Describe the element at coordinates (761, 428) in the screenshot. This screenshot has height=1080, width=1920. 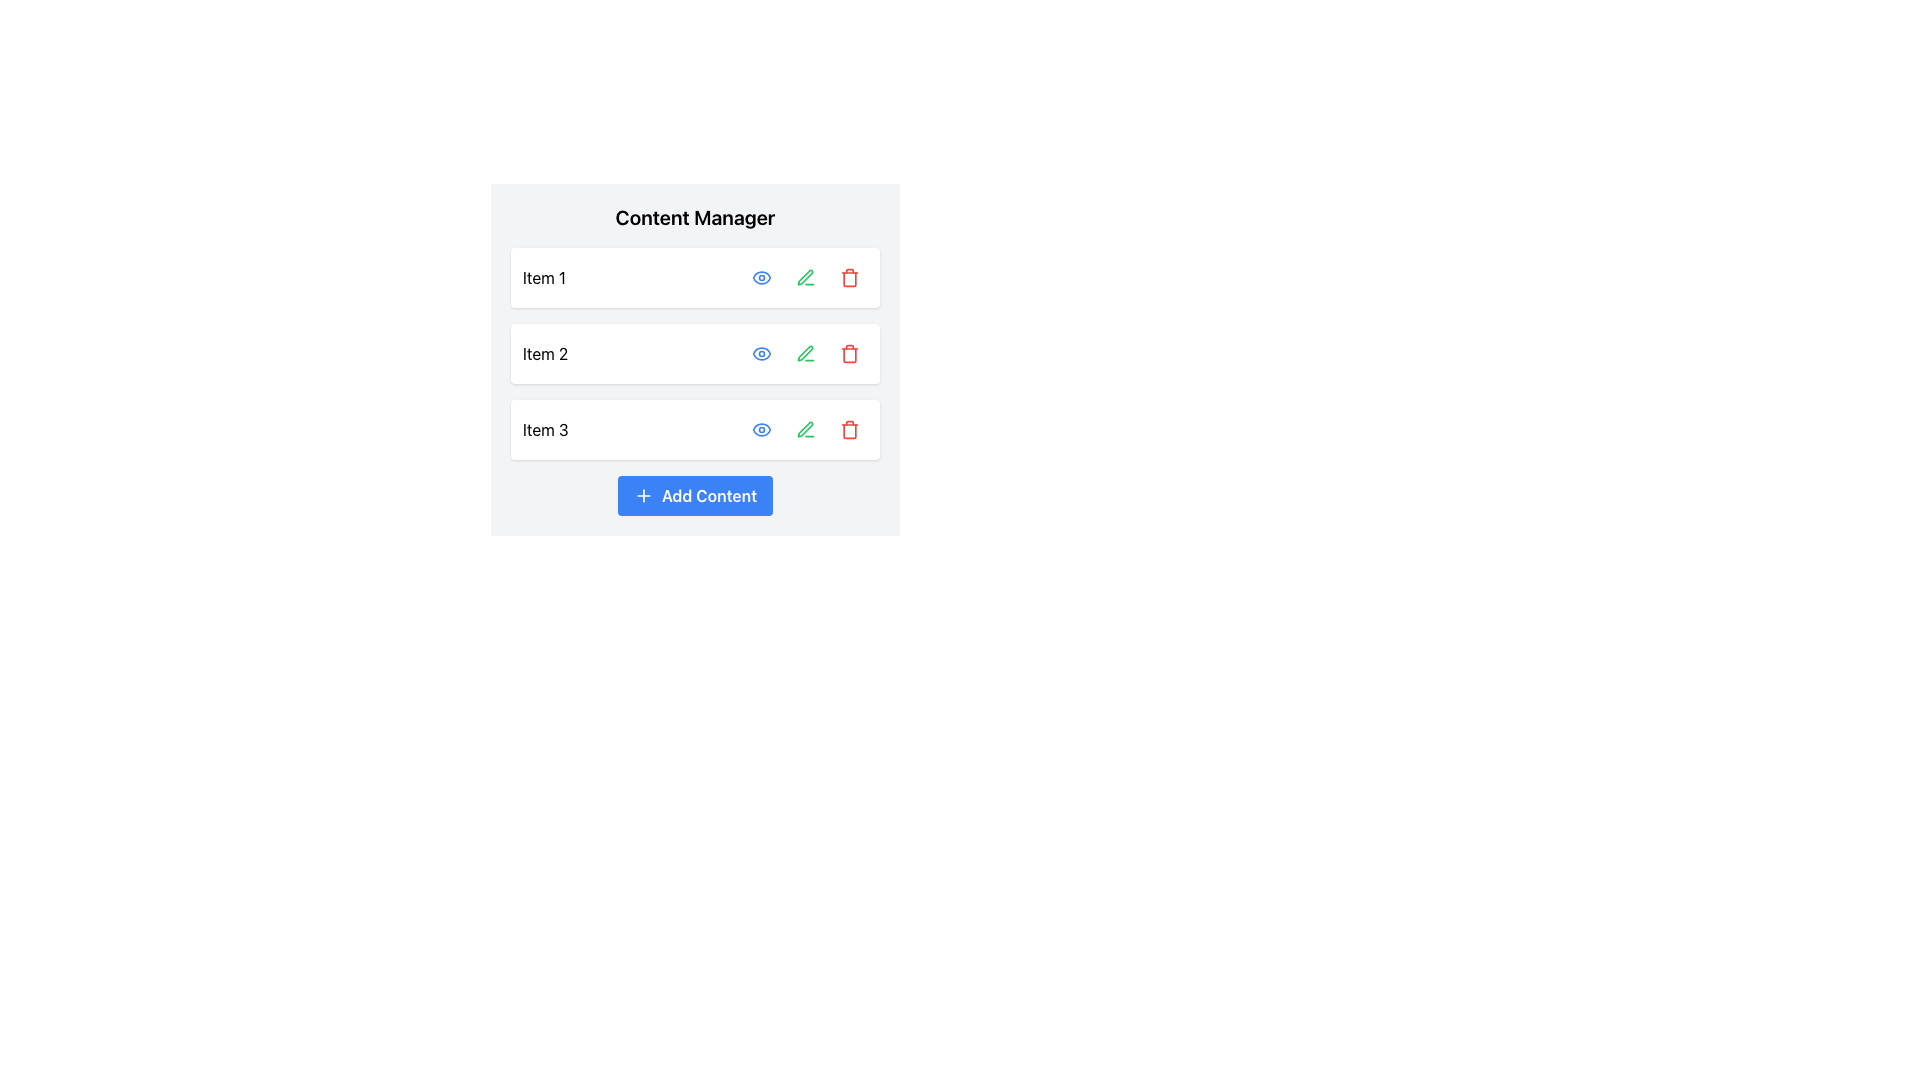
I see `the visibility icon in the context menu of 'Item 3'` at that location.